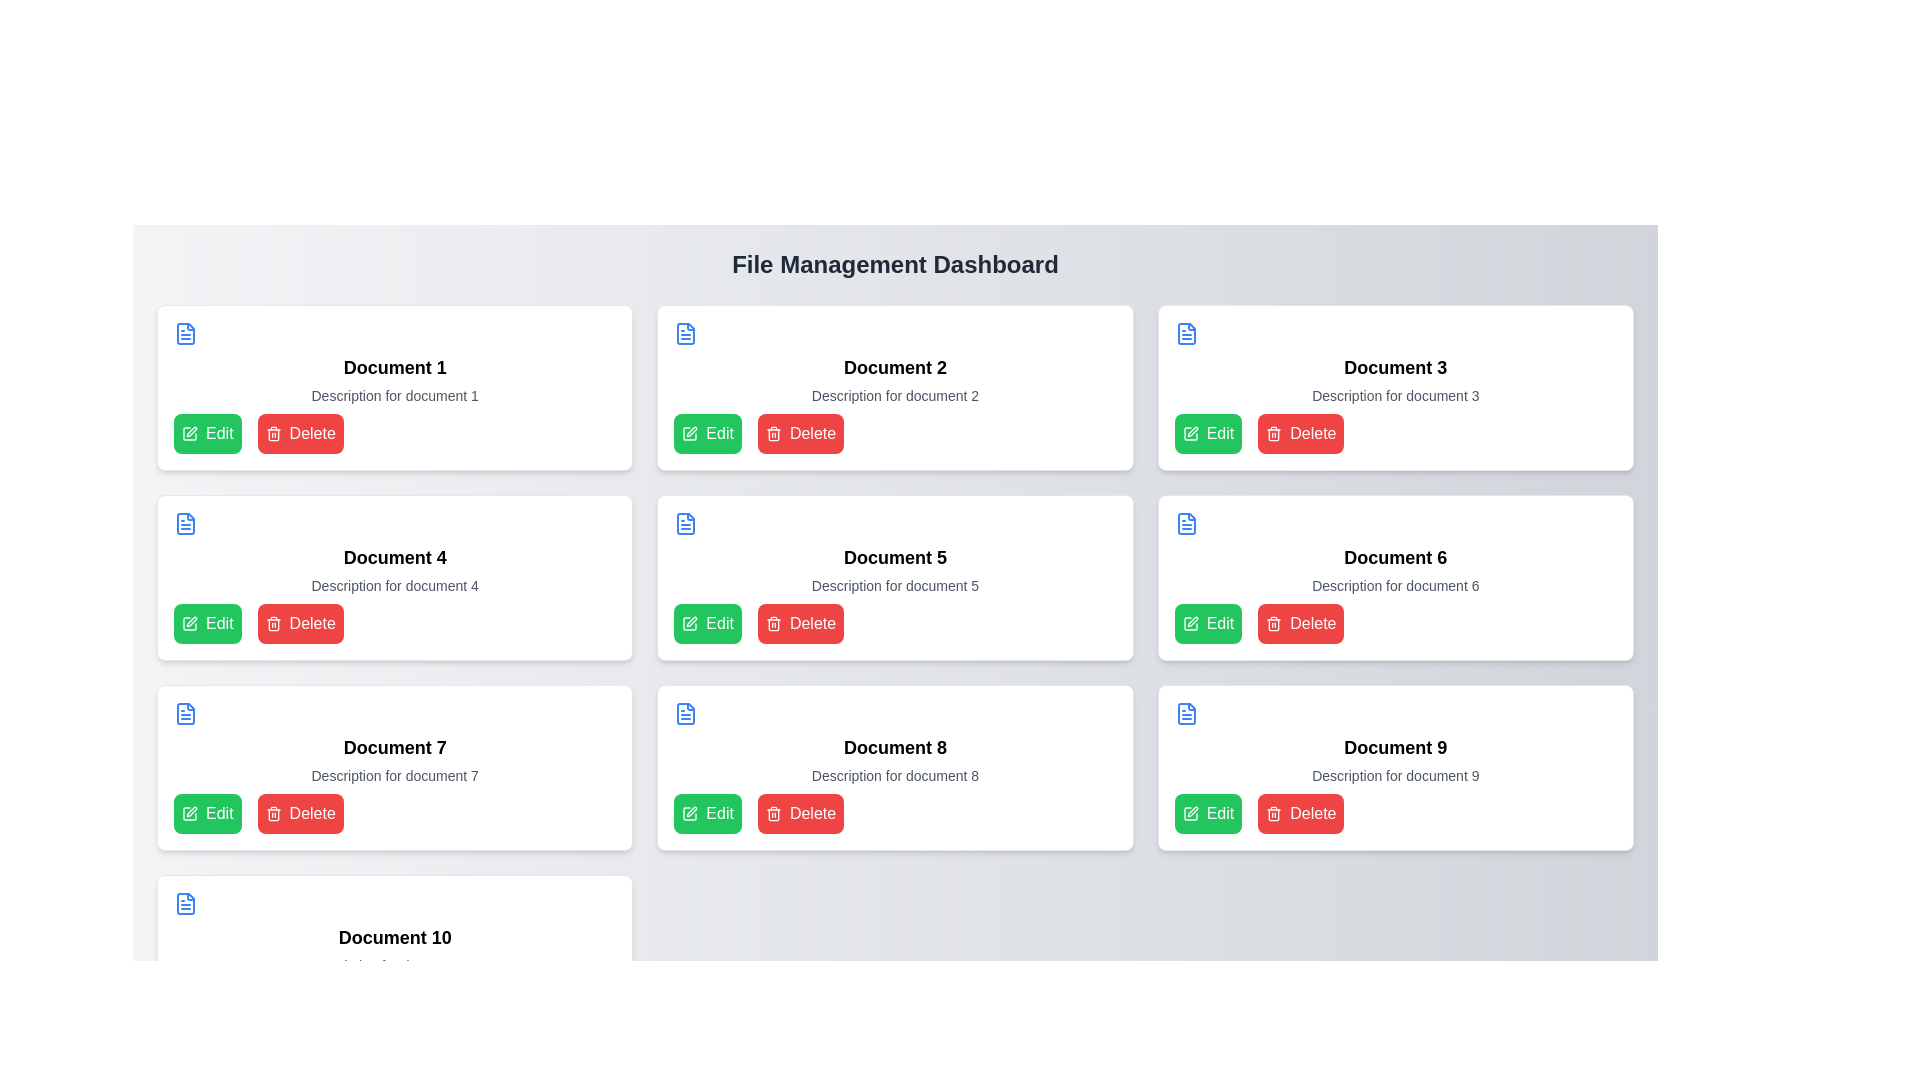  What do you see at coordinates (1207, 433) in the screenshot?
I see `the green 'Edit' button with a pen icon at the bottom-left corner of the card for 'Document 3'` at bounding box center [1207, 433].